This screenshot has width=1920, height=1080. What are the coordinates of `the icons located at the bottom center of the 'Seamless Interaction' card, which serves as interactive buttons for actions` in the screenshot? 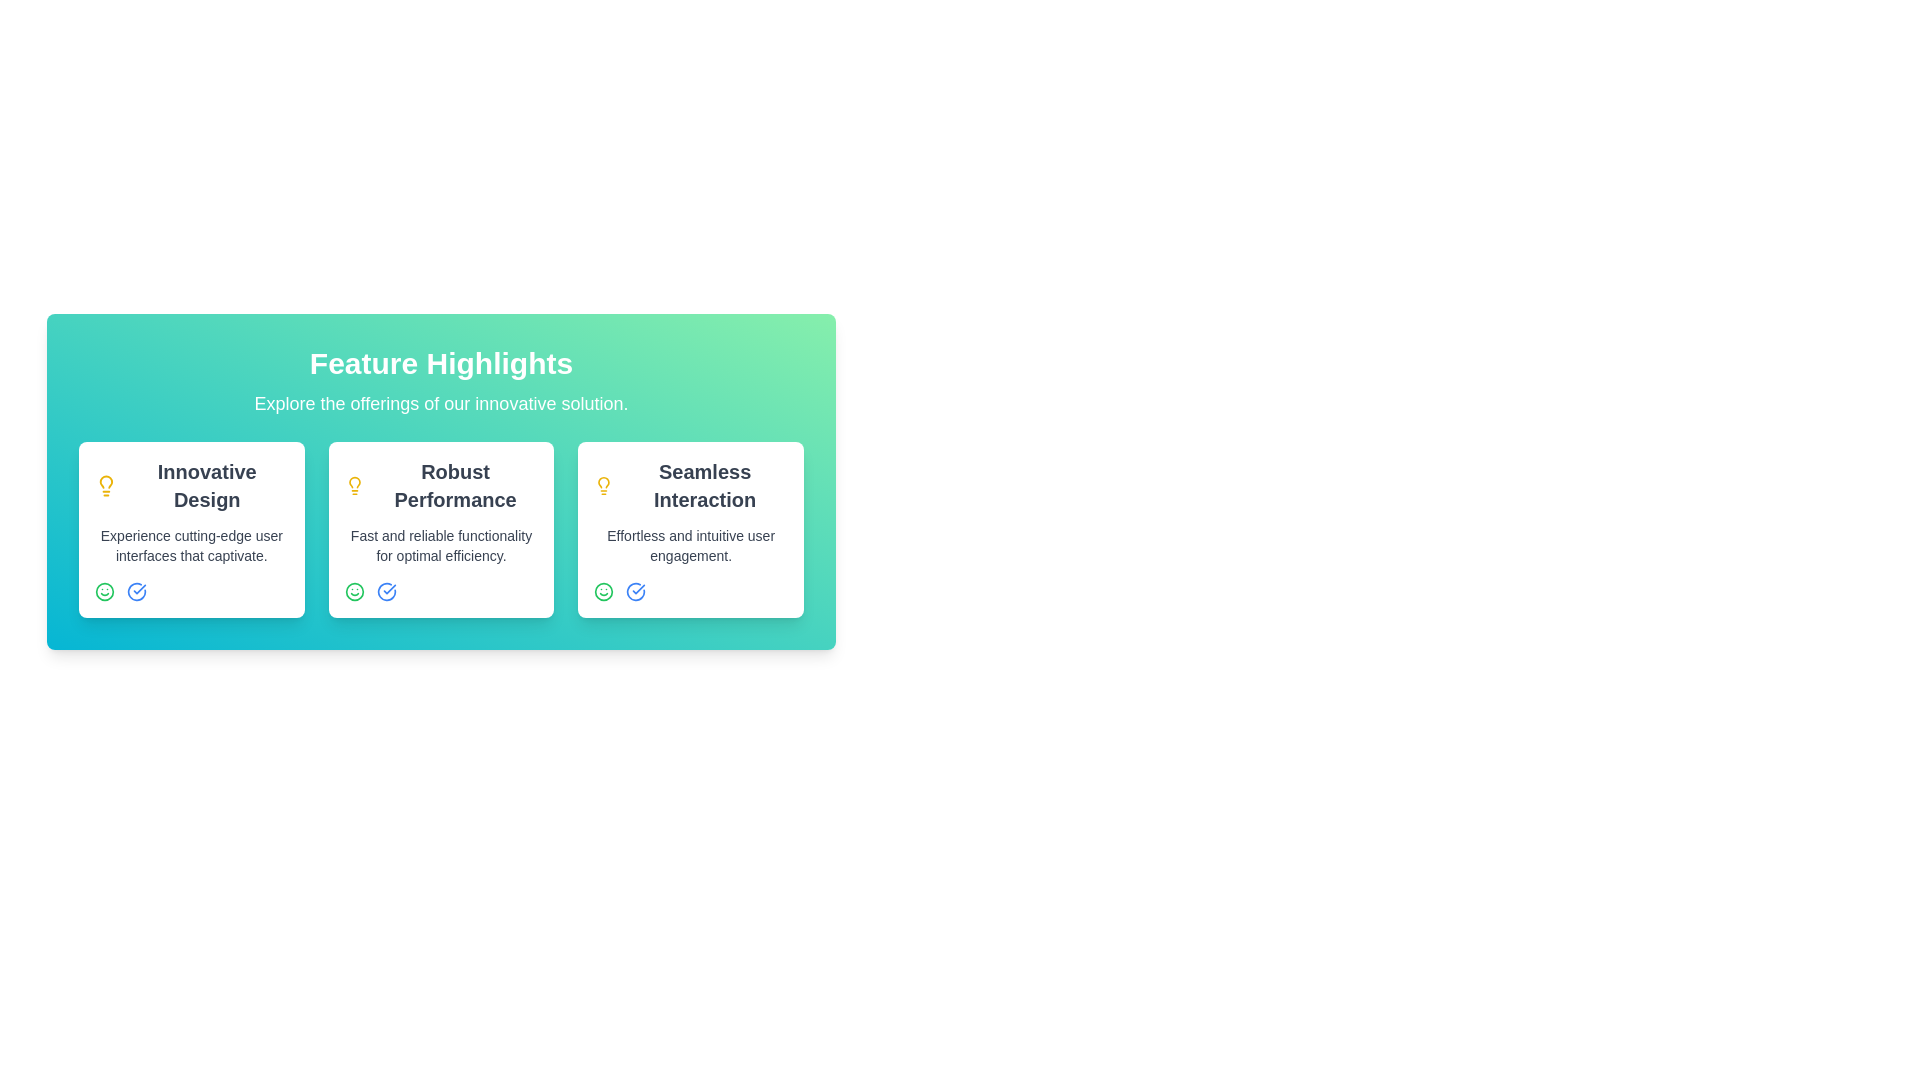 It's located at (691, 590).